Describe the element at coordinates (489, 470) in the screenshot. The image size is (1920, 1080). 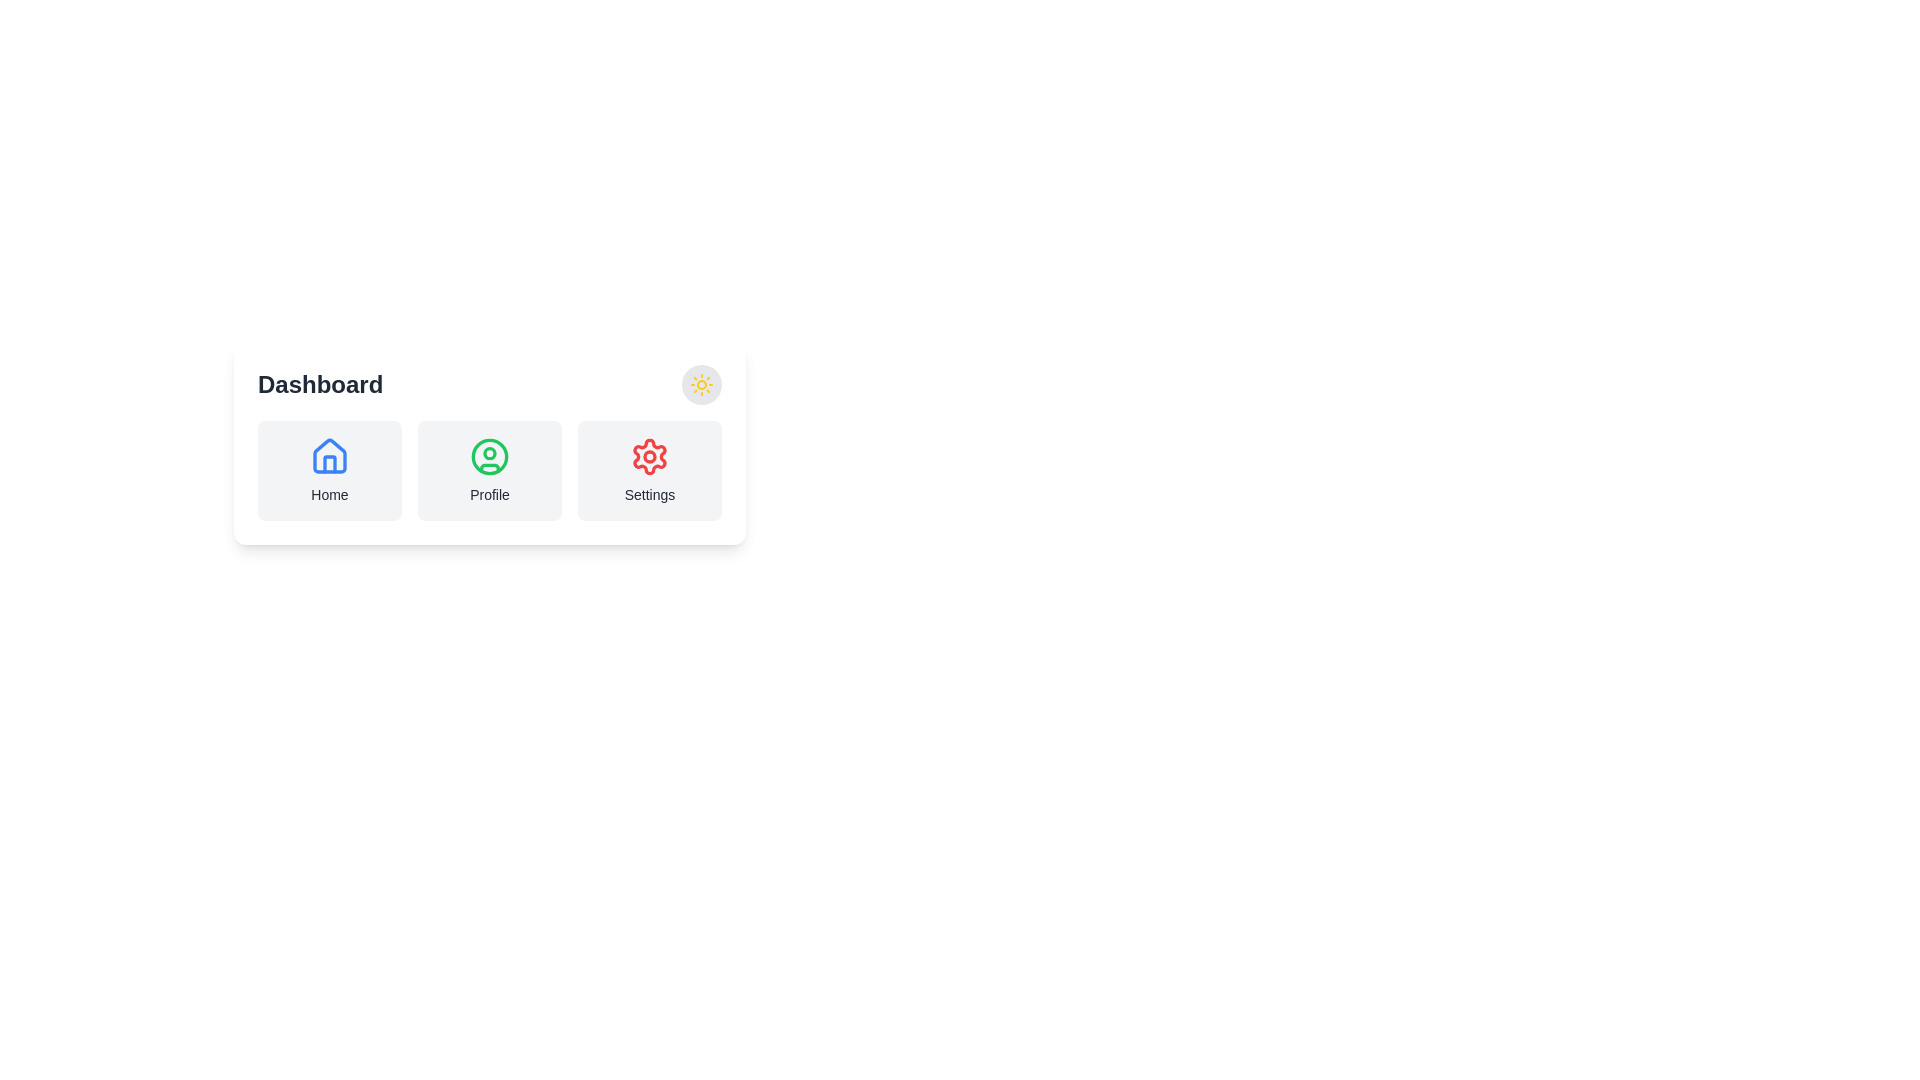
I see `the navigation button that accesses the 'Profile' section` at that location.